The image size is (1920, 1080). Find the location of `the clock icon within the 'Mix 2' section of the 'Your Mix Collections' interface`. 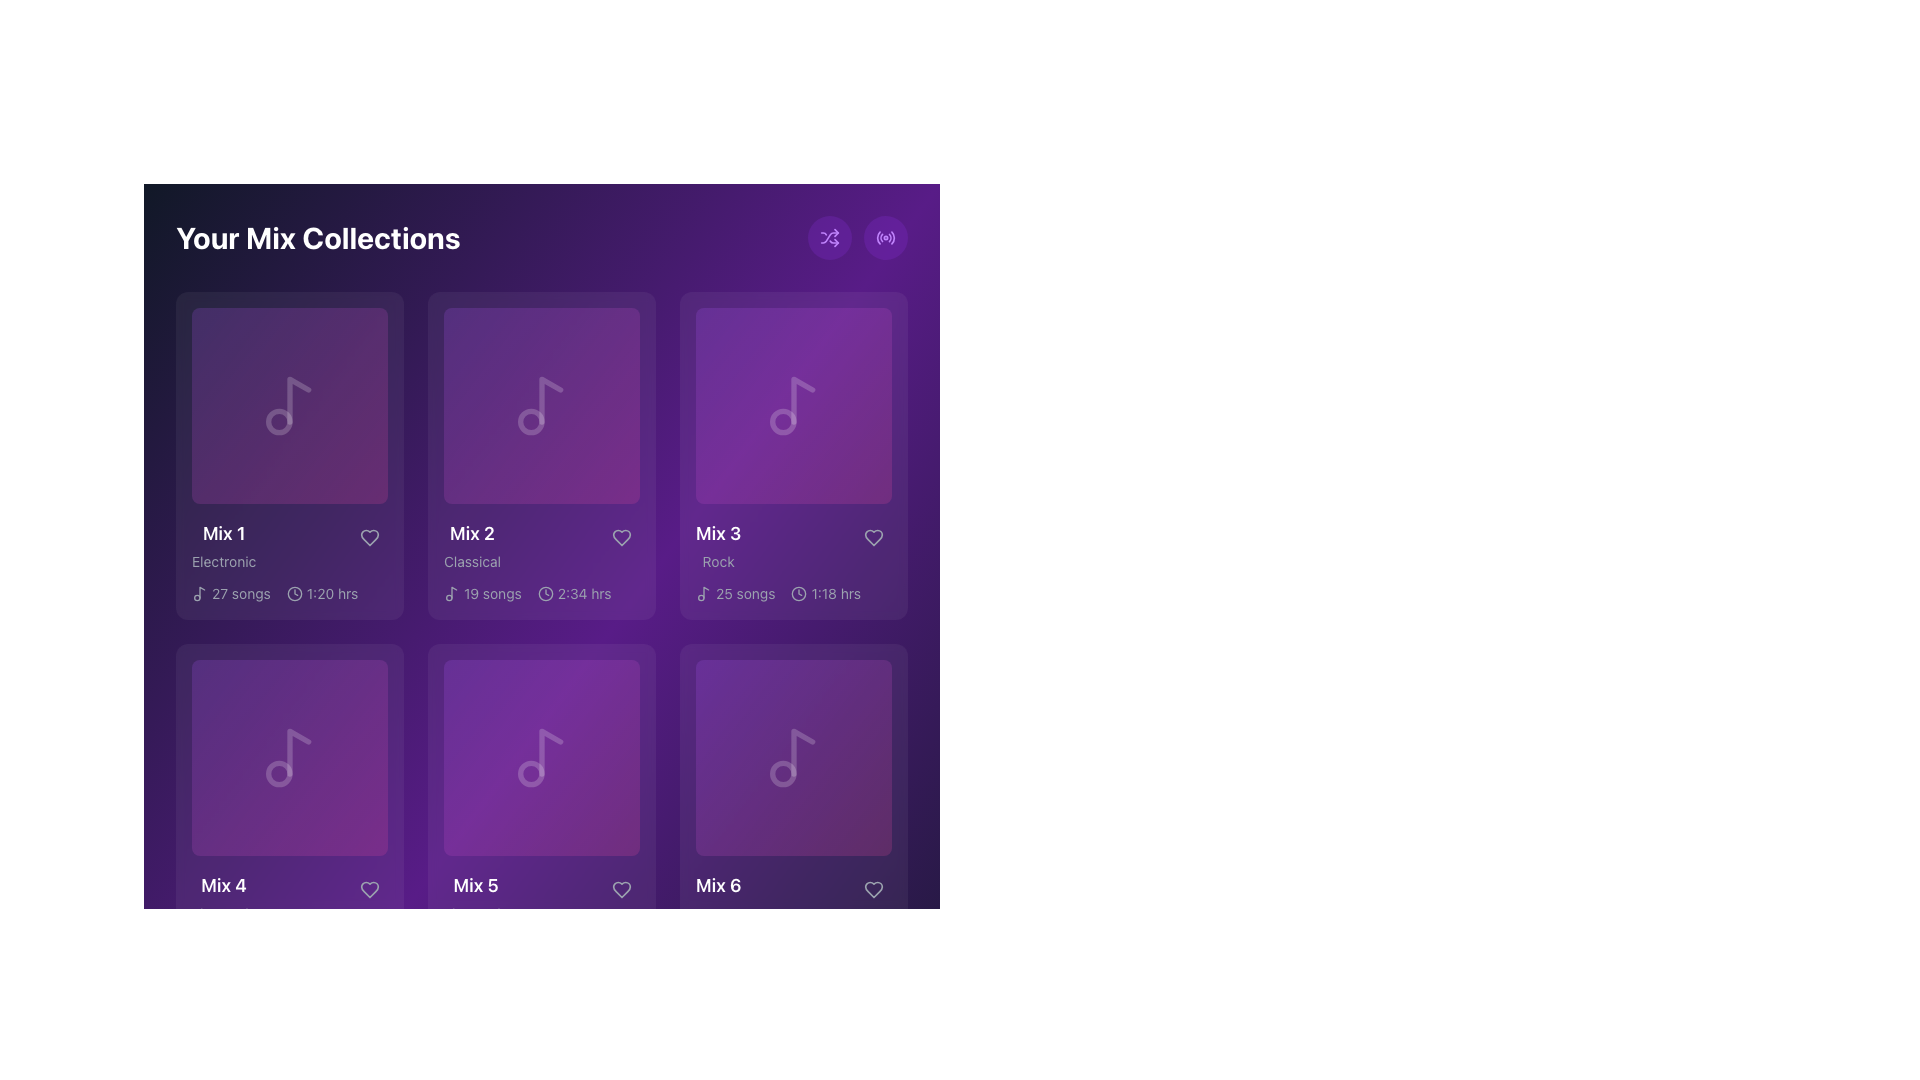

the clock icon within the 'Mix 2' section of the 'Your Mix Collections' interface is located at coordinates (545, 593).